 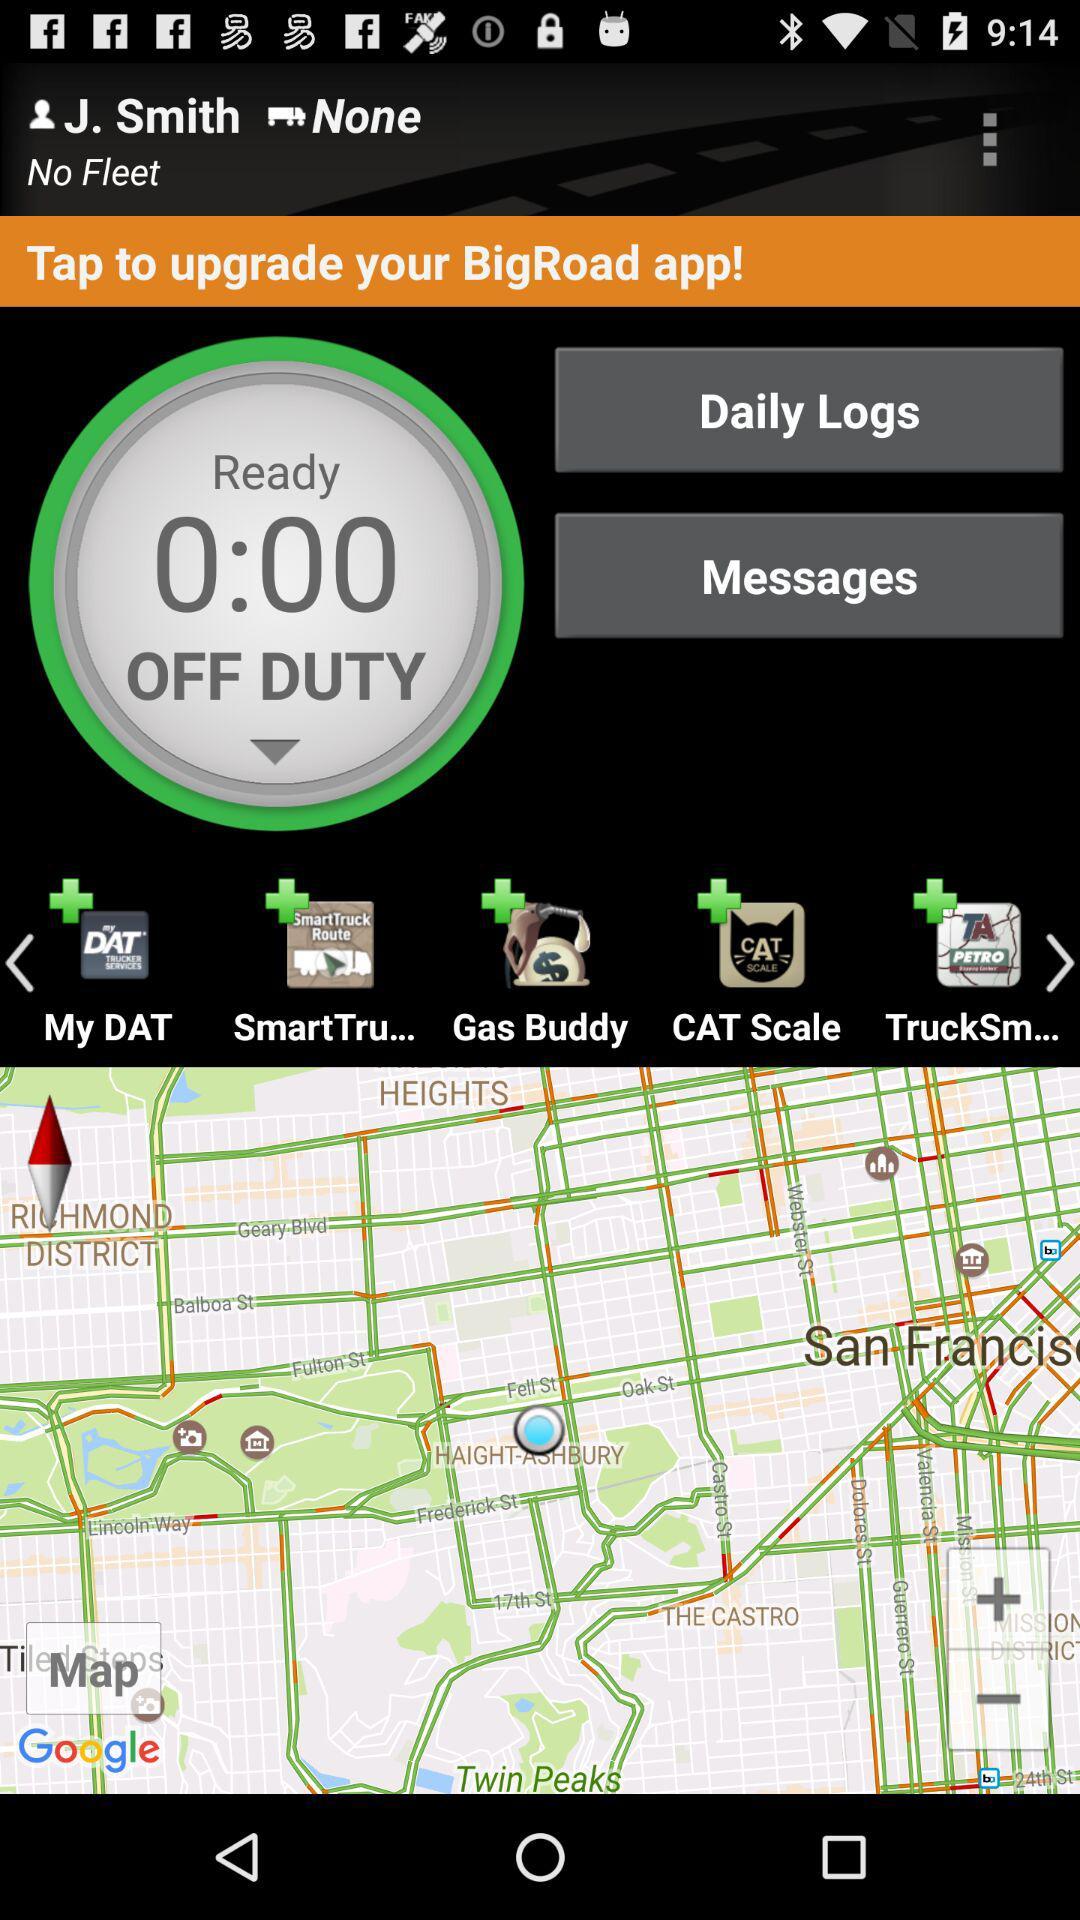 What do you see at coordinates (540, 260) in the screenshot?
I see `the tap to upgrade item` at bounding box center [540, 260].